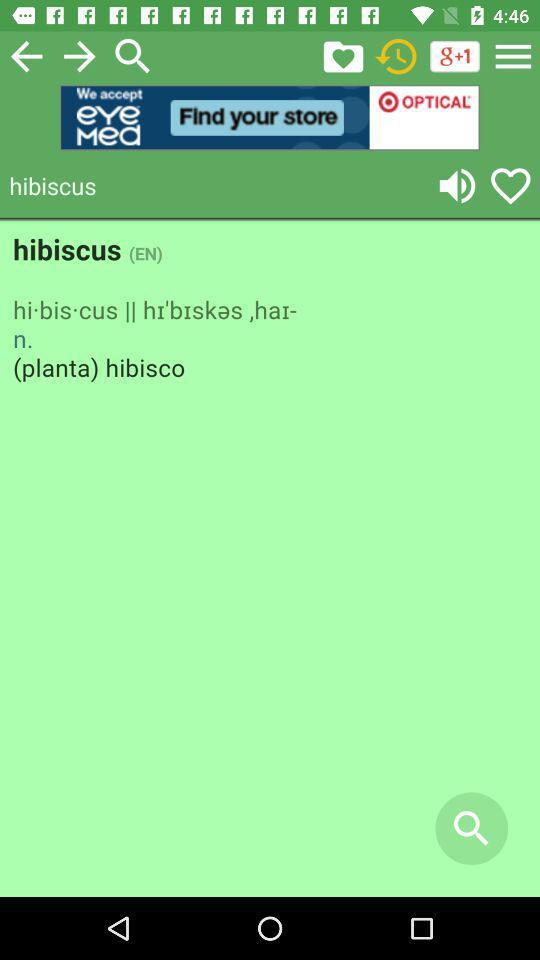 This screenshot has height=960, width=540. What do you see at coordinates (342, 55) in the screenshot?
I see `opens saved words` at bounding box center [342, 55].